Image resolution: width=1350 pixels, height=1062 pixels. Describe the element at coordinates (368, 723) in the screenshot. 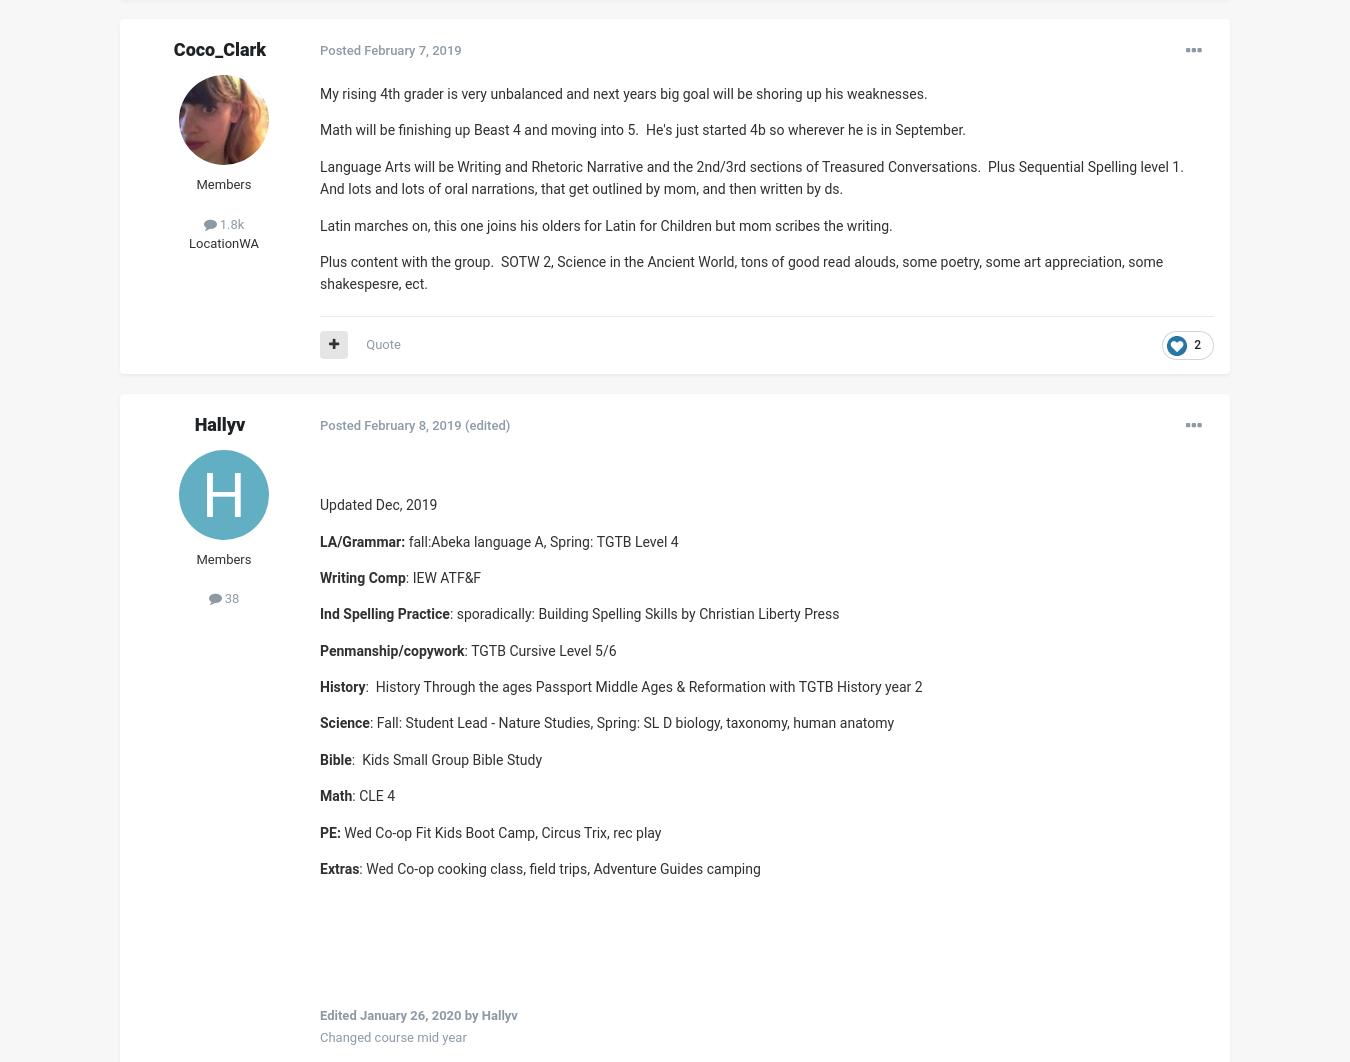

I see `': Fall: Student Lead - Nature Studies, Spring: SL D biology, taxonomy, human anatomy'` at that location.